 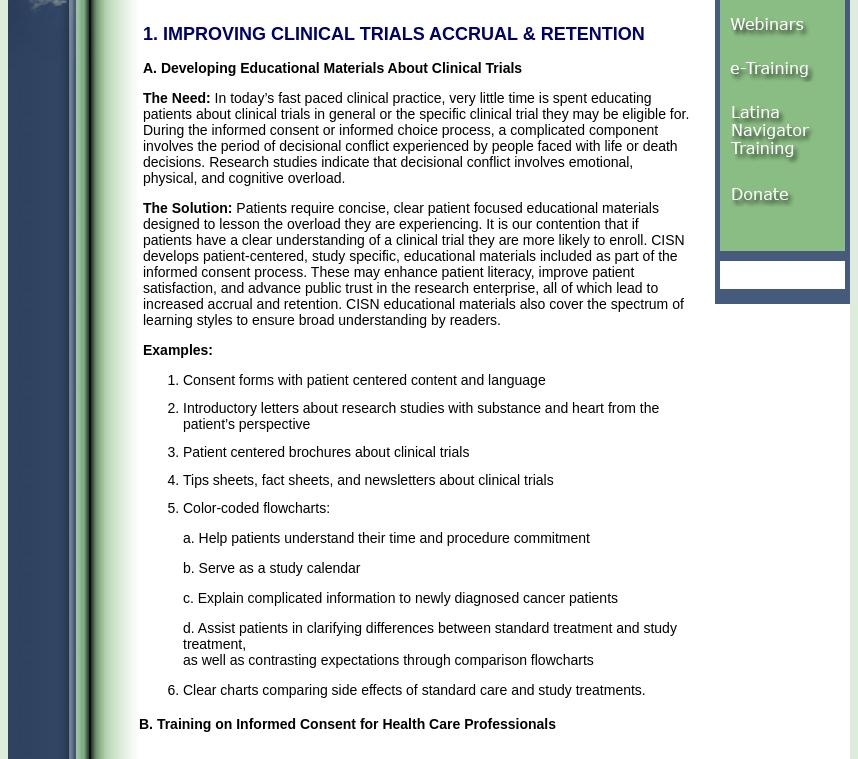 What do you see at coordinates (346, 723) in the screenshot?
I see `'B. Training on Informed Consent for Health Care Professionals'` at bounding box center [346, 723].